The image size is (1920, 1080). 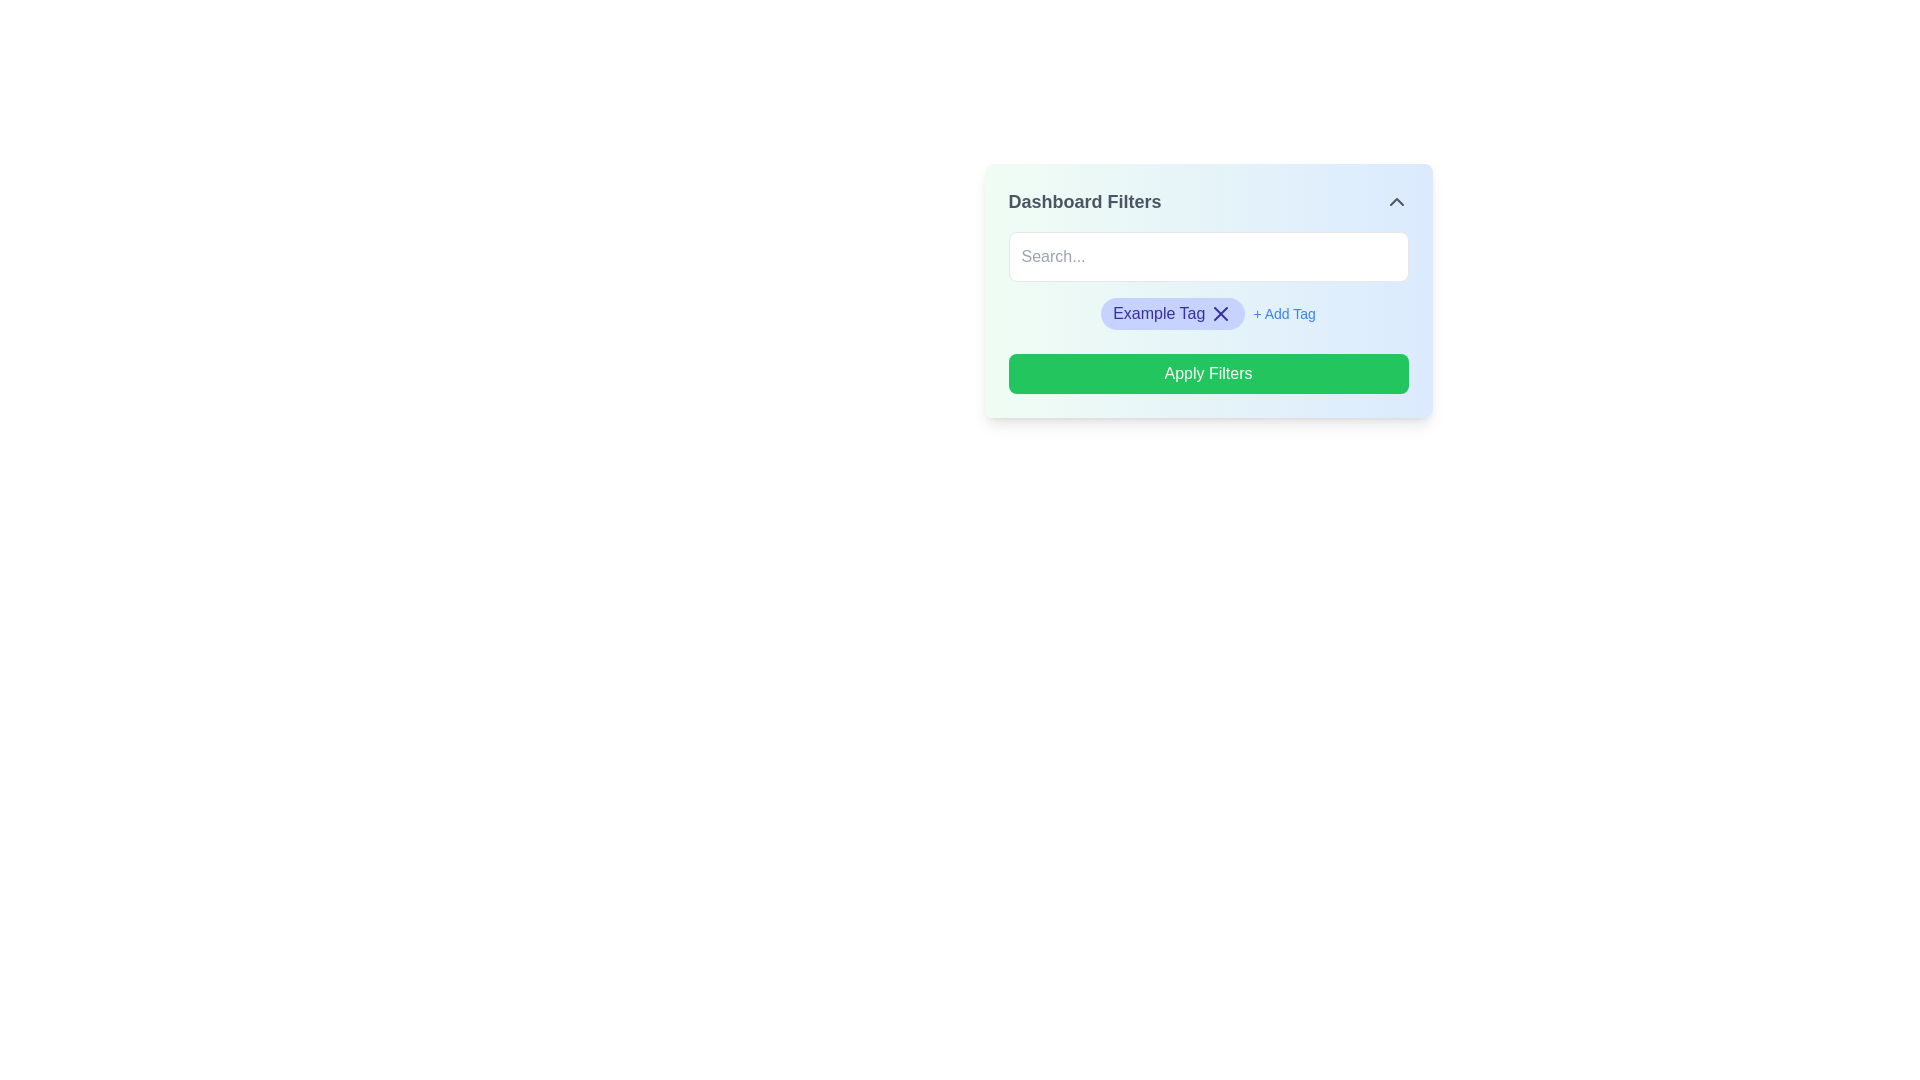 What do you see at coordinates (1220, 313) in the screenshot?
I see `the delete icon located to the right of the 'Example Tag' text within the tag-like user interface` at bounding box center [1220, 313].